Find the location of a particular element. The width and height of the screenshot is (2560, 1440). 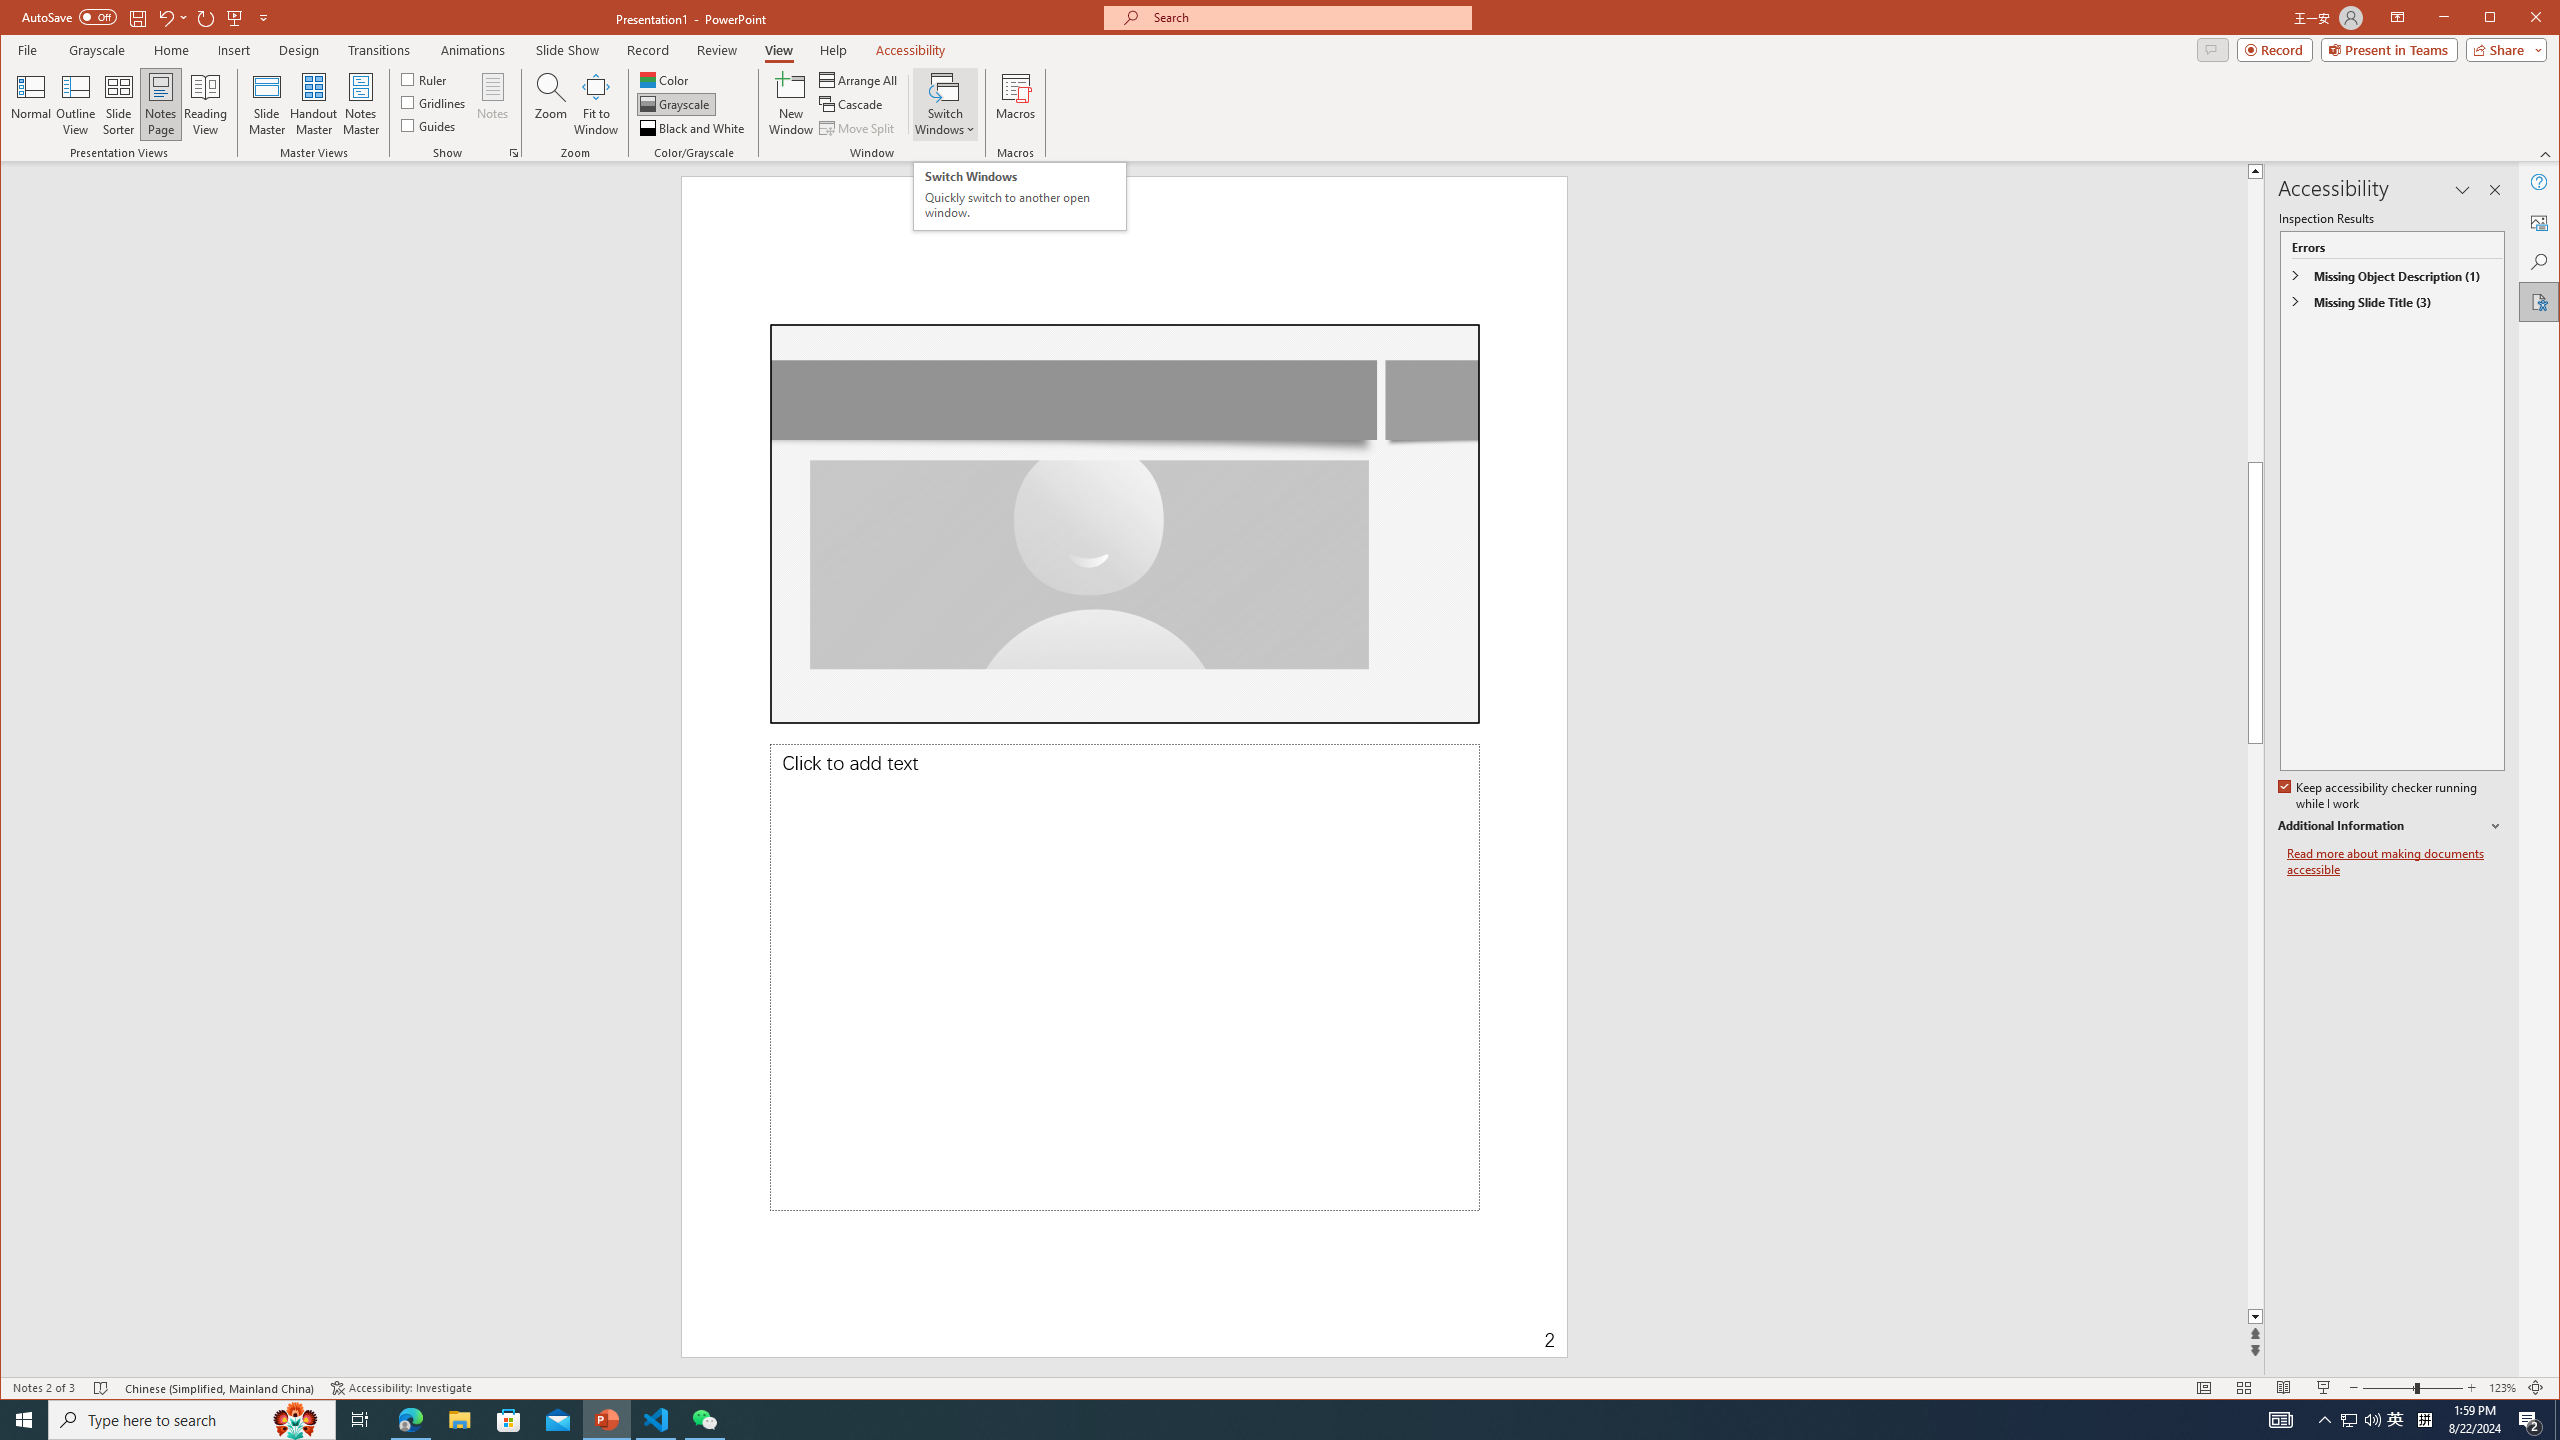

'Color' is located at coordinates (664, 80).